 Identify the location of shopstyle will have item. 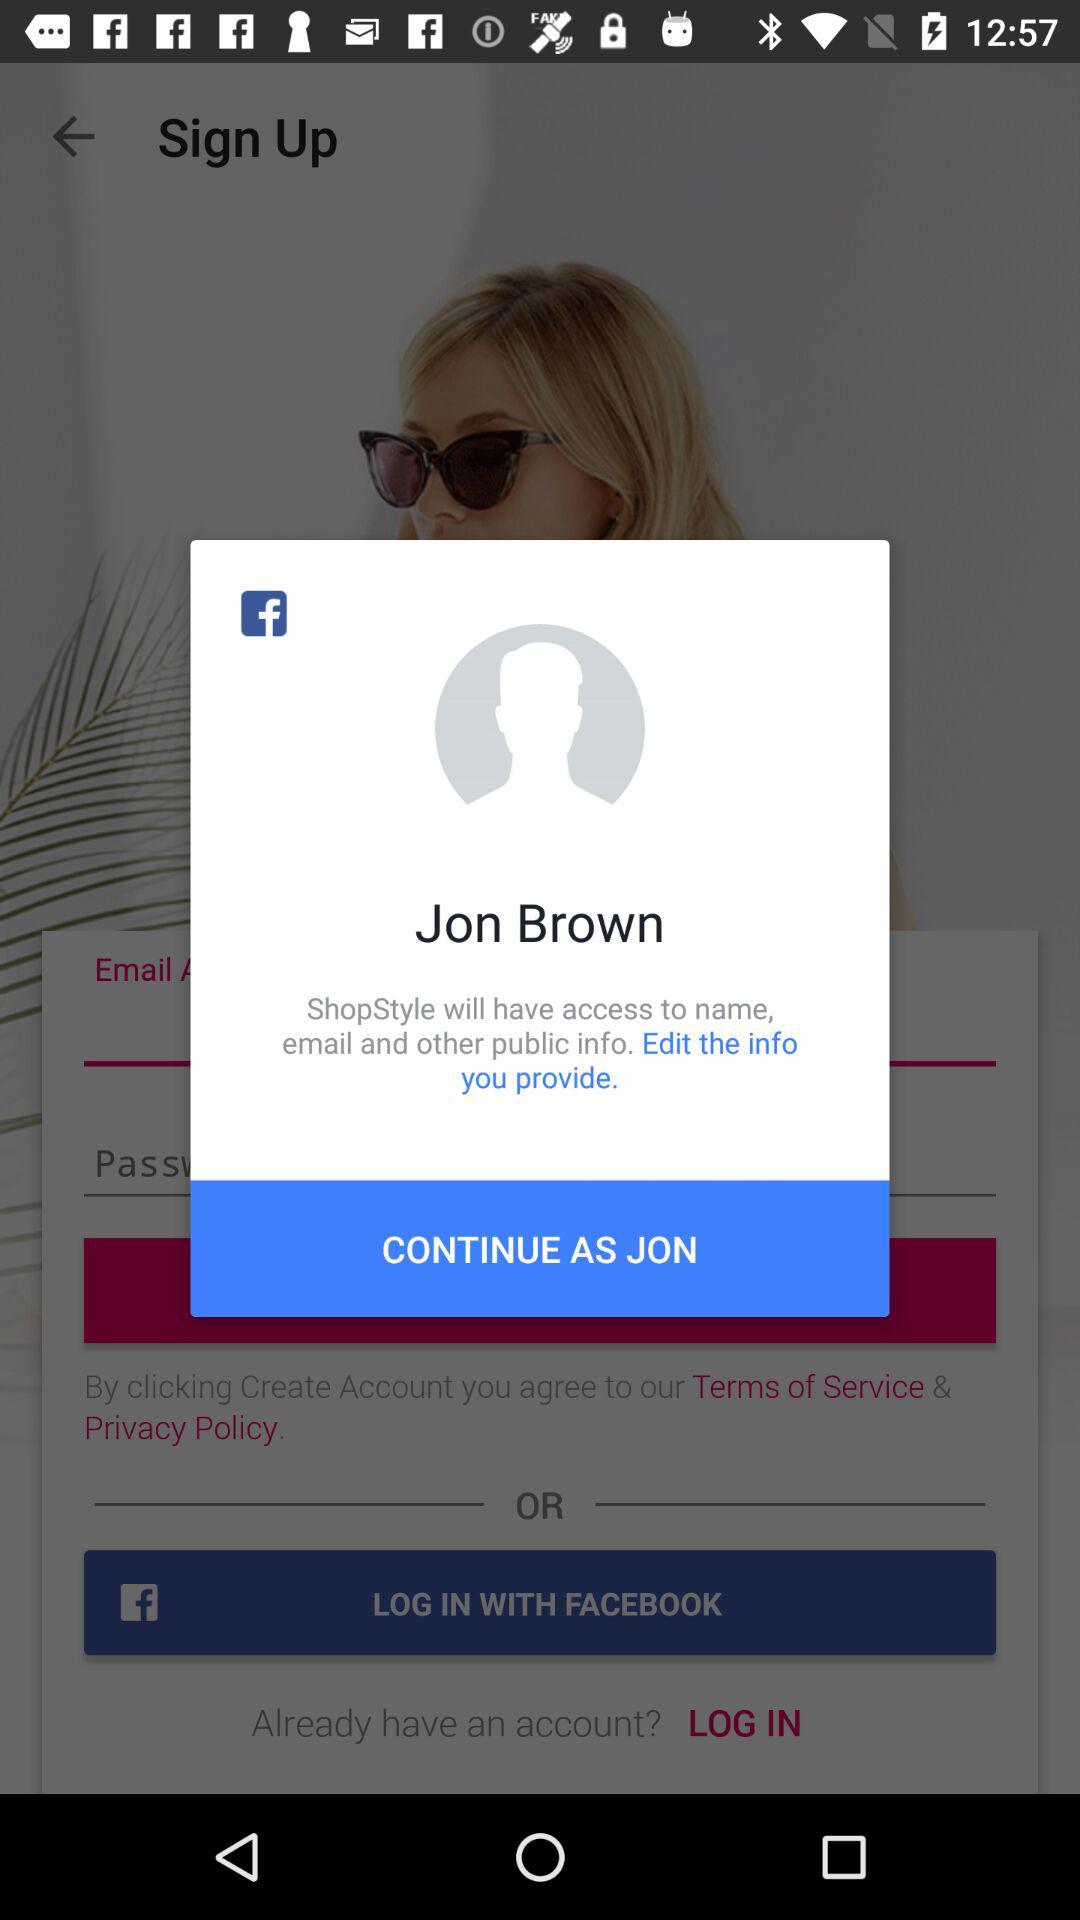
(540, 1041).